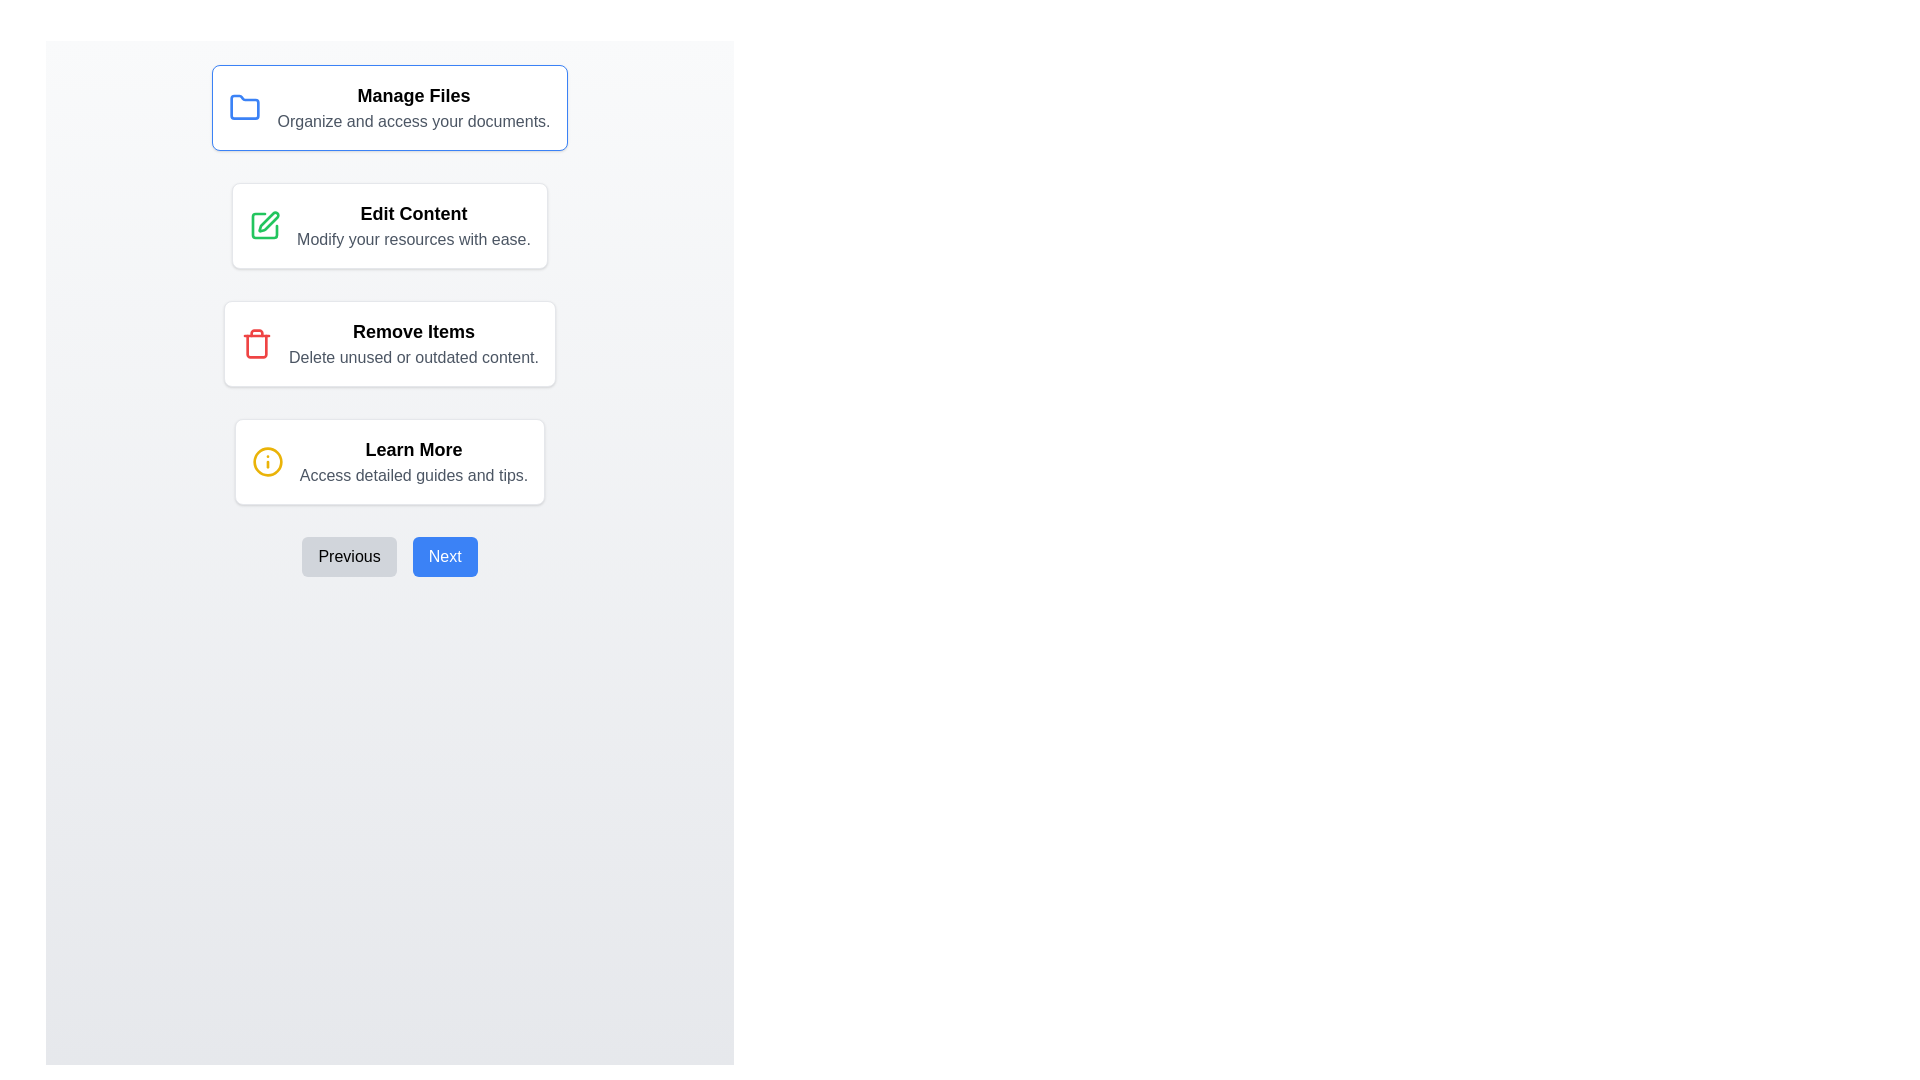  I want to click on the 'Learn More' text label, which is bold and semibold, located above a gray description in the fourth section of the informational cards, so click(412, 450).